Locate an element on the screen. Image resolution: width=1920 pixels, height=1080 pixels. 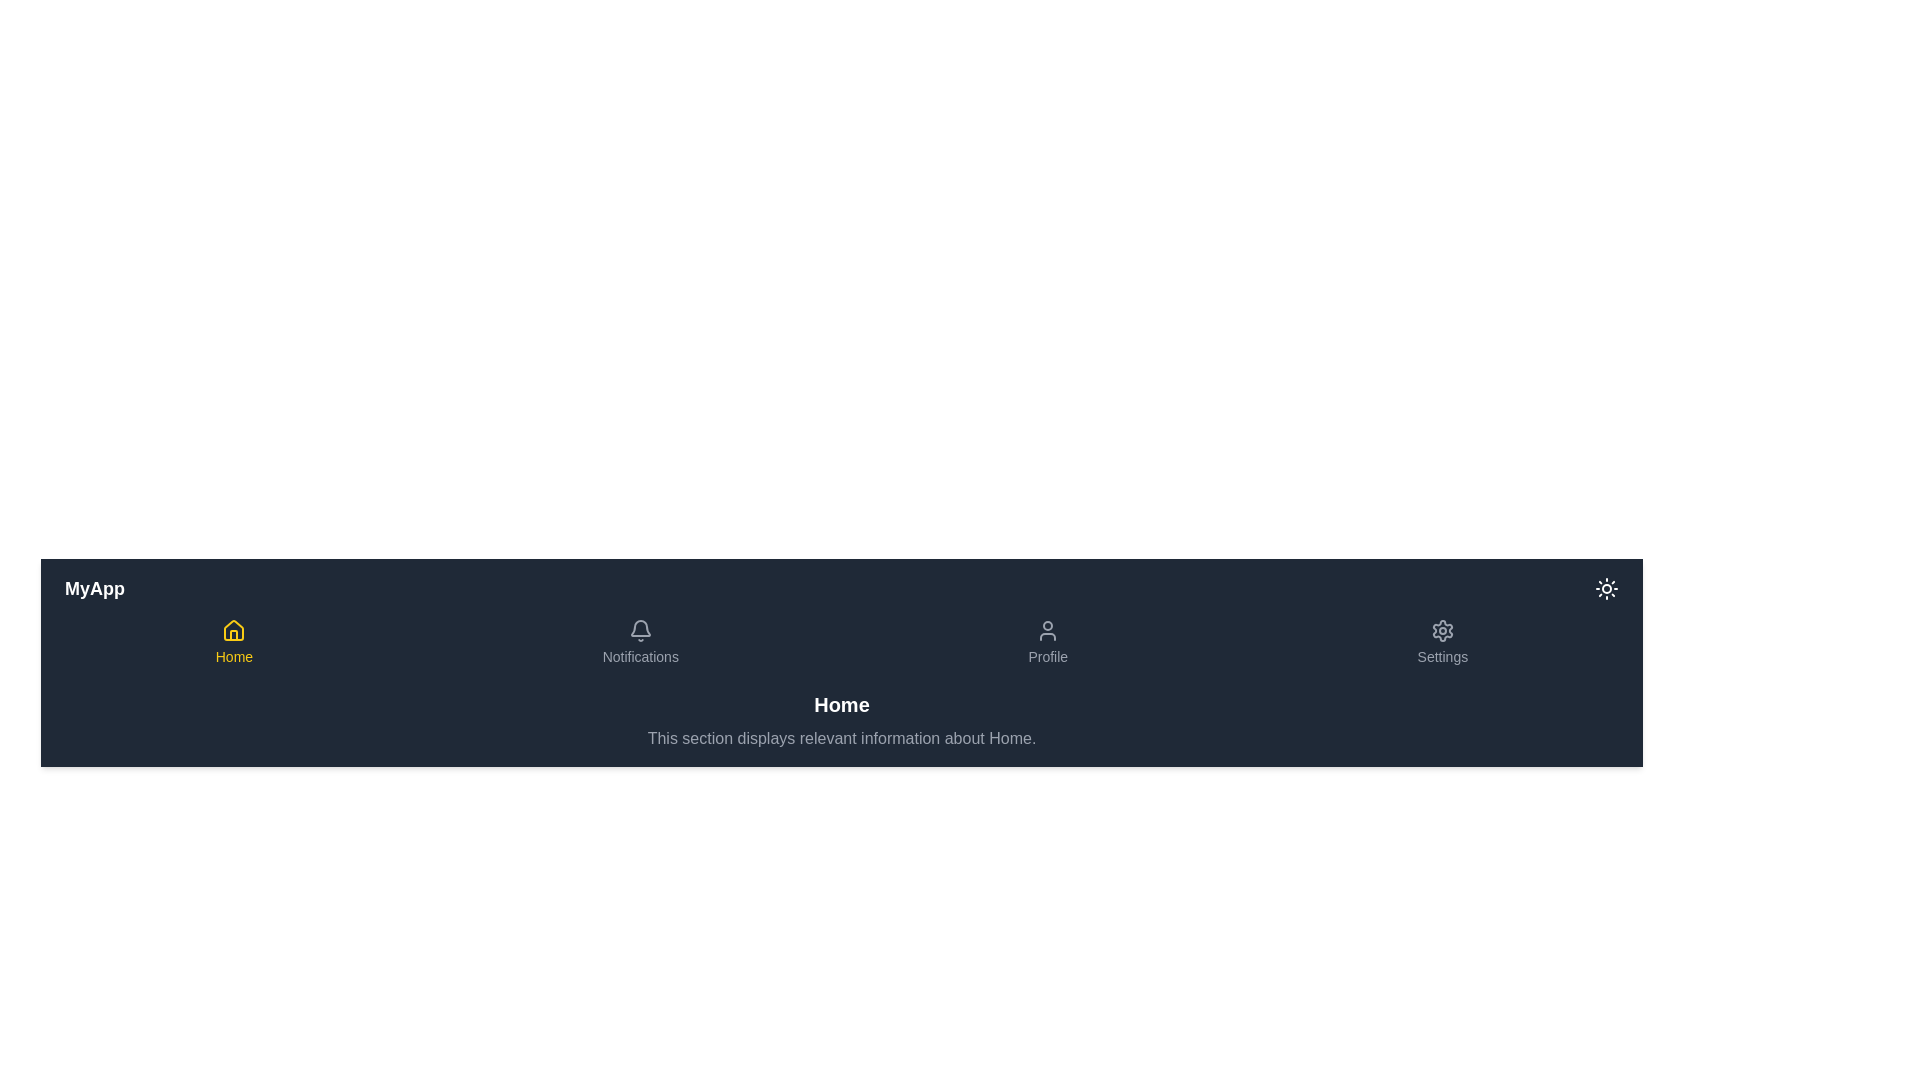
the dark mode button to toggle the dark mode state is located at coordinates (1607, 588).